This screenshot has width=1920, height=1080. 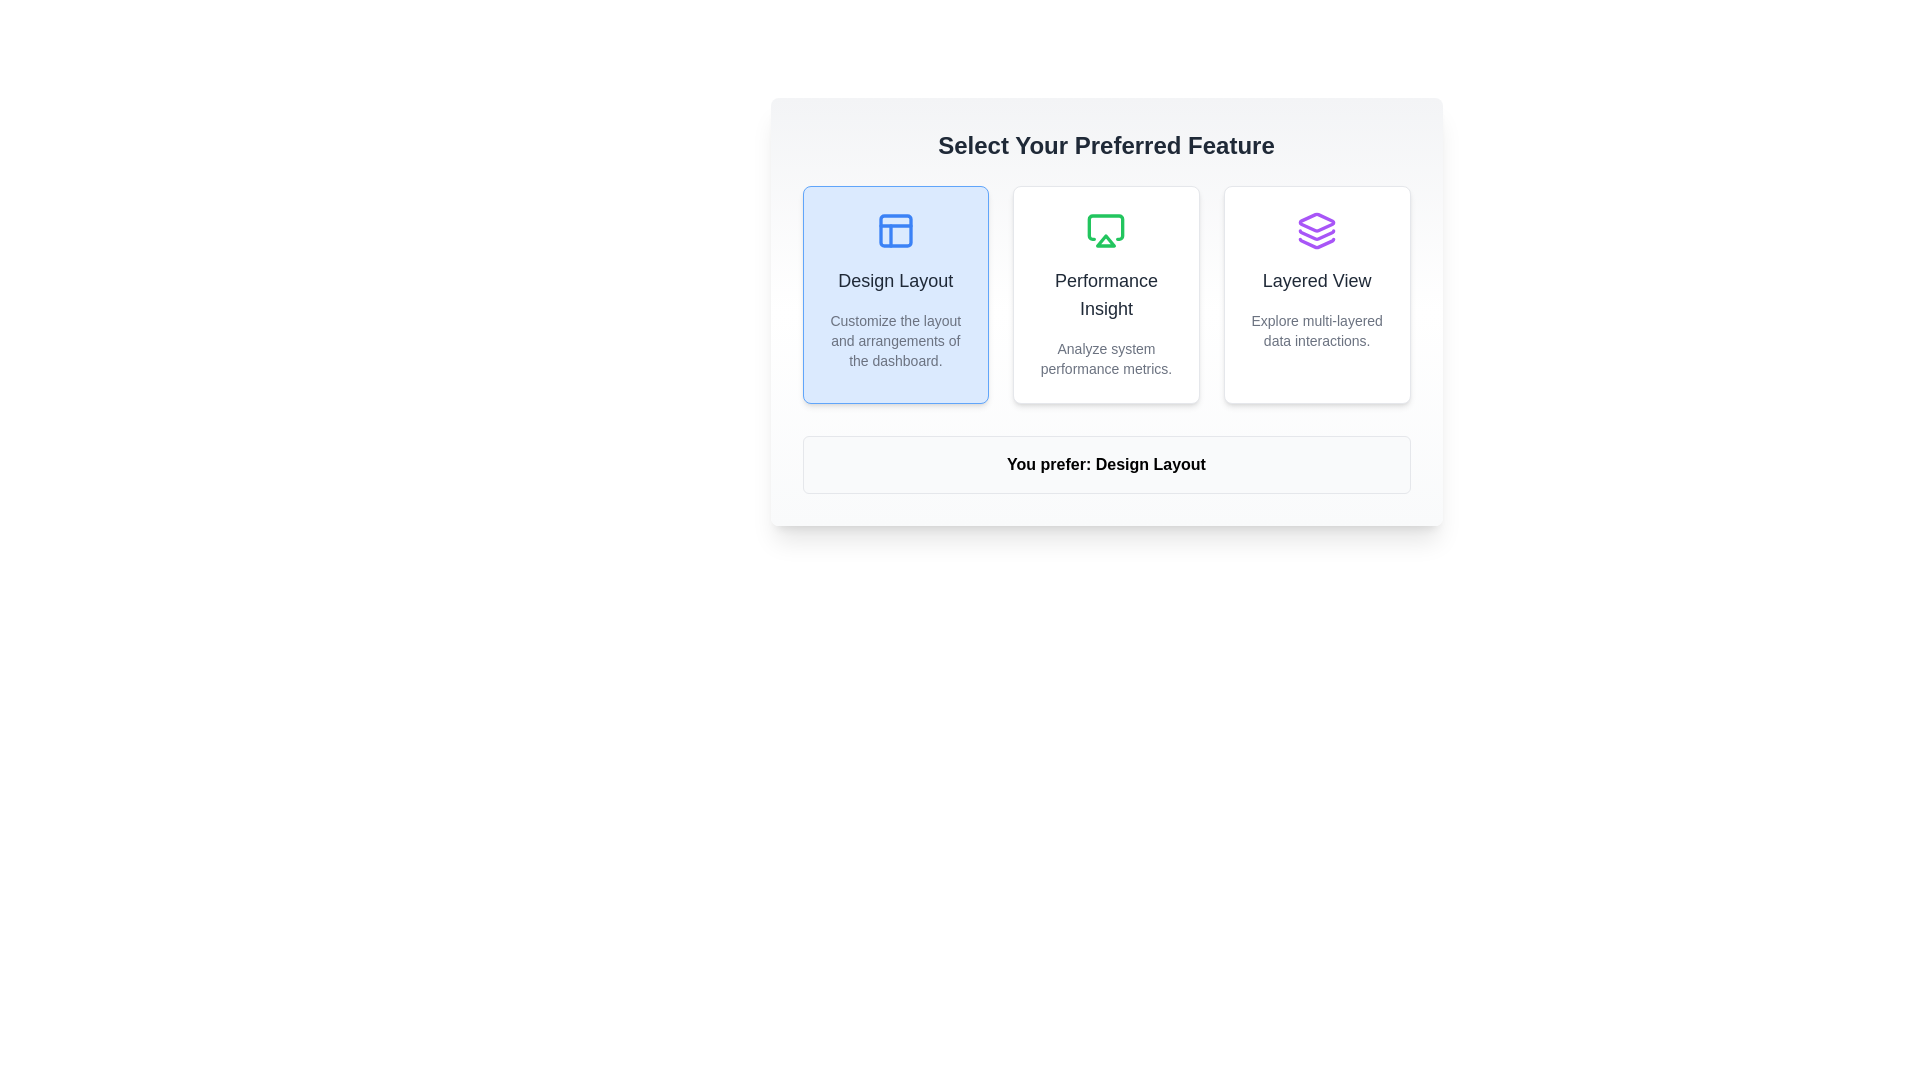 I want to click on displayed information in the text display box that shows the user's current selection, specifically the choice 'Design Layout', so click(x=1105, y=465).